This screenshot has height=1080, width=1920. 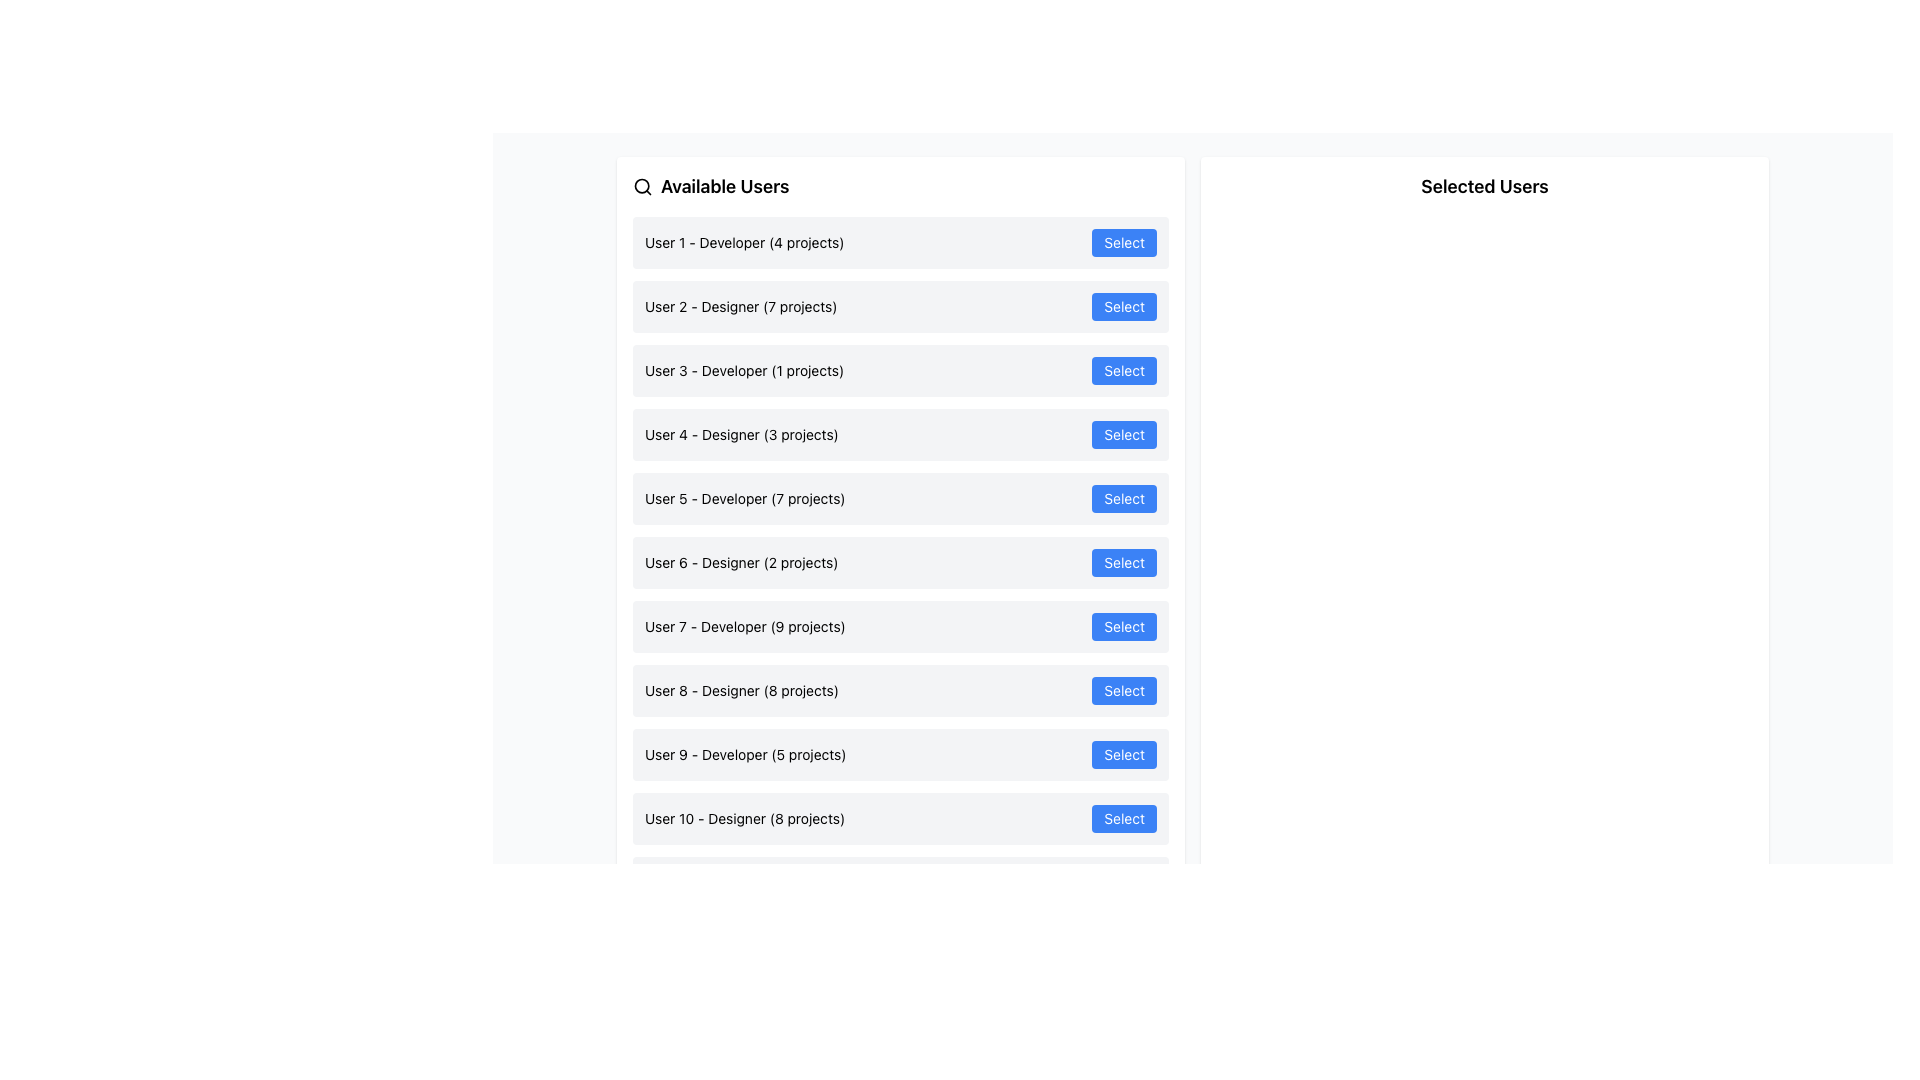 I want to click on the 'Selected Users' title text label located at the top of the right panel of the interface, which is styled with a larger font size and bold weight, so click(x=1484, y=186).